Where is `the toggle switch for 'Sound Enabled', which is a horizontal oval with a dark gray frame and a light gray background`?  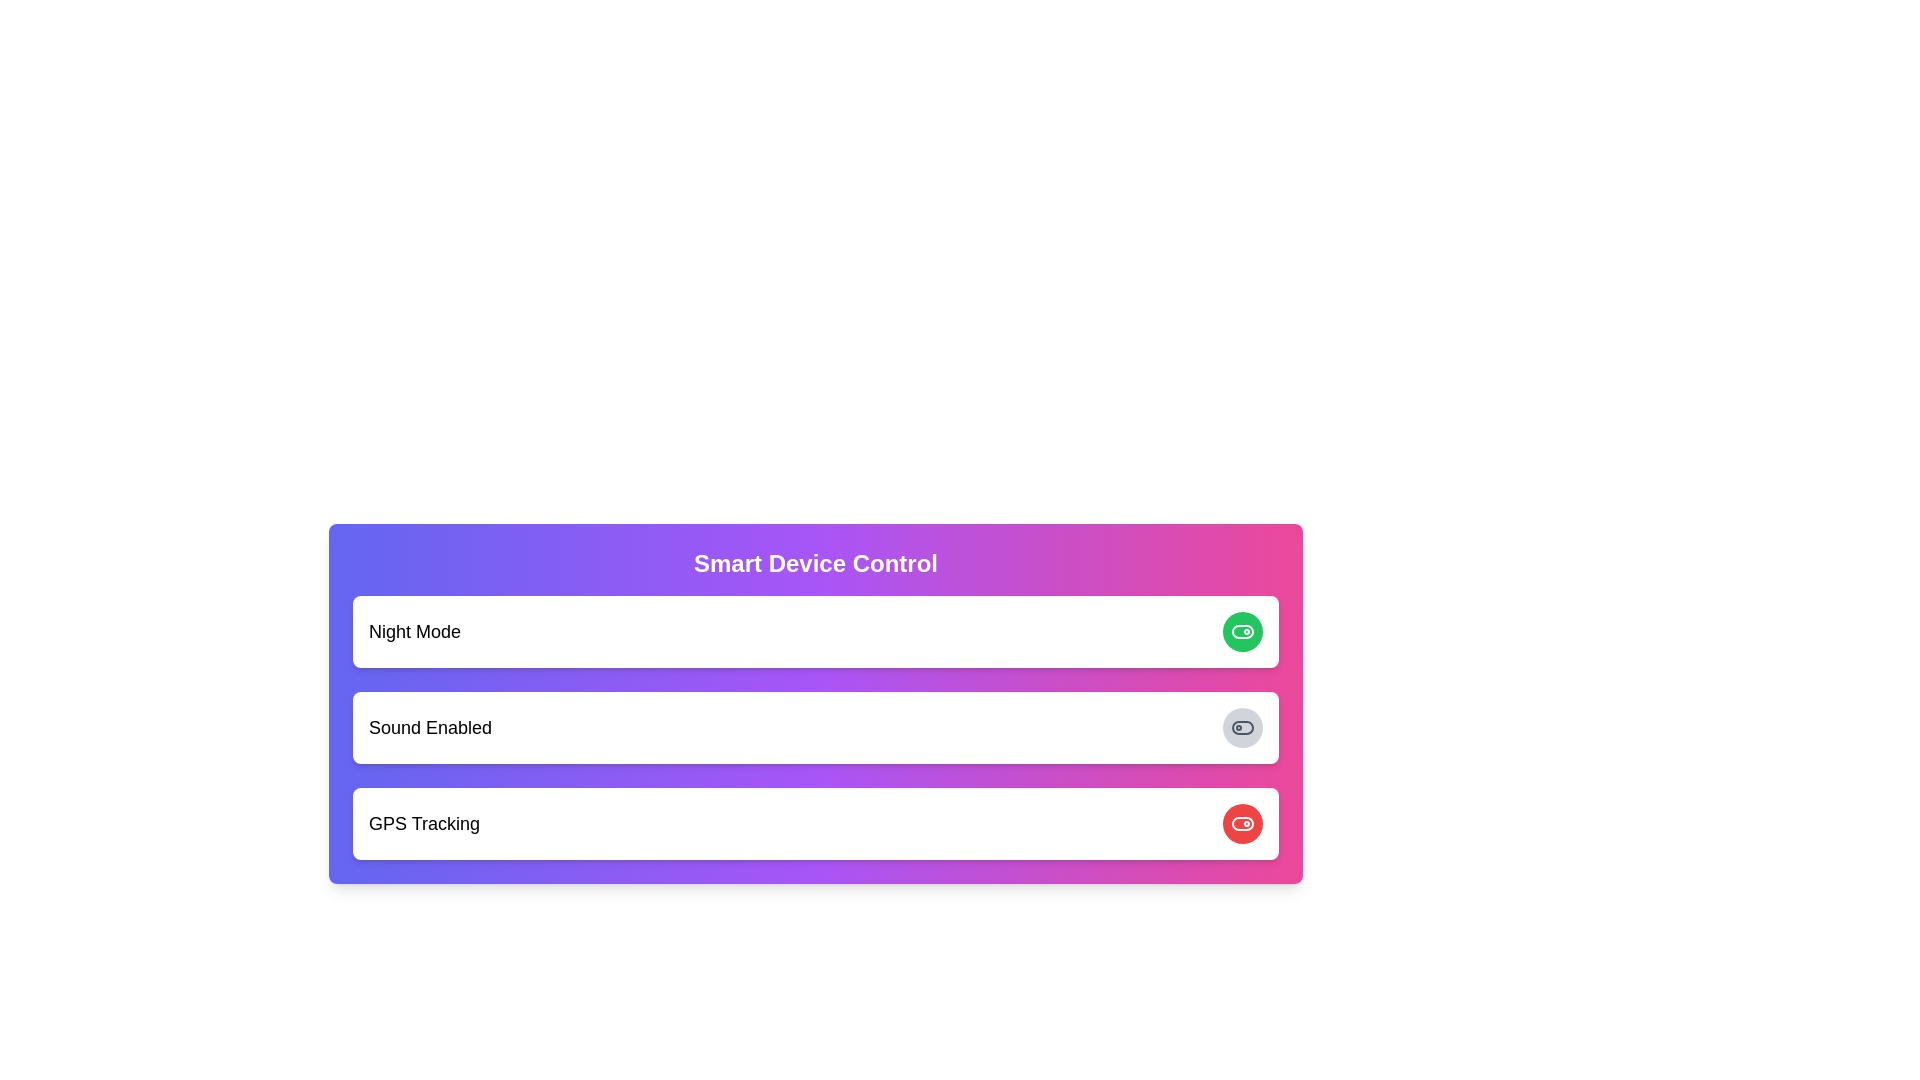
the toggle switch for 'Sound Enabled', which is a horizontal oval with a dark gray frame and a light gray background is located at coordinates (1242, 728).